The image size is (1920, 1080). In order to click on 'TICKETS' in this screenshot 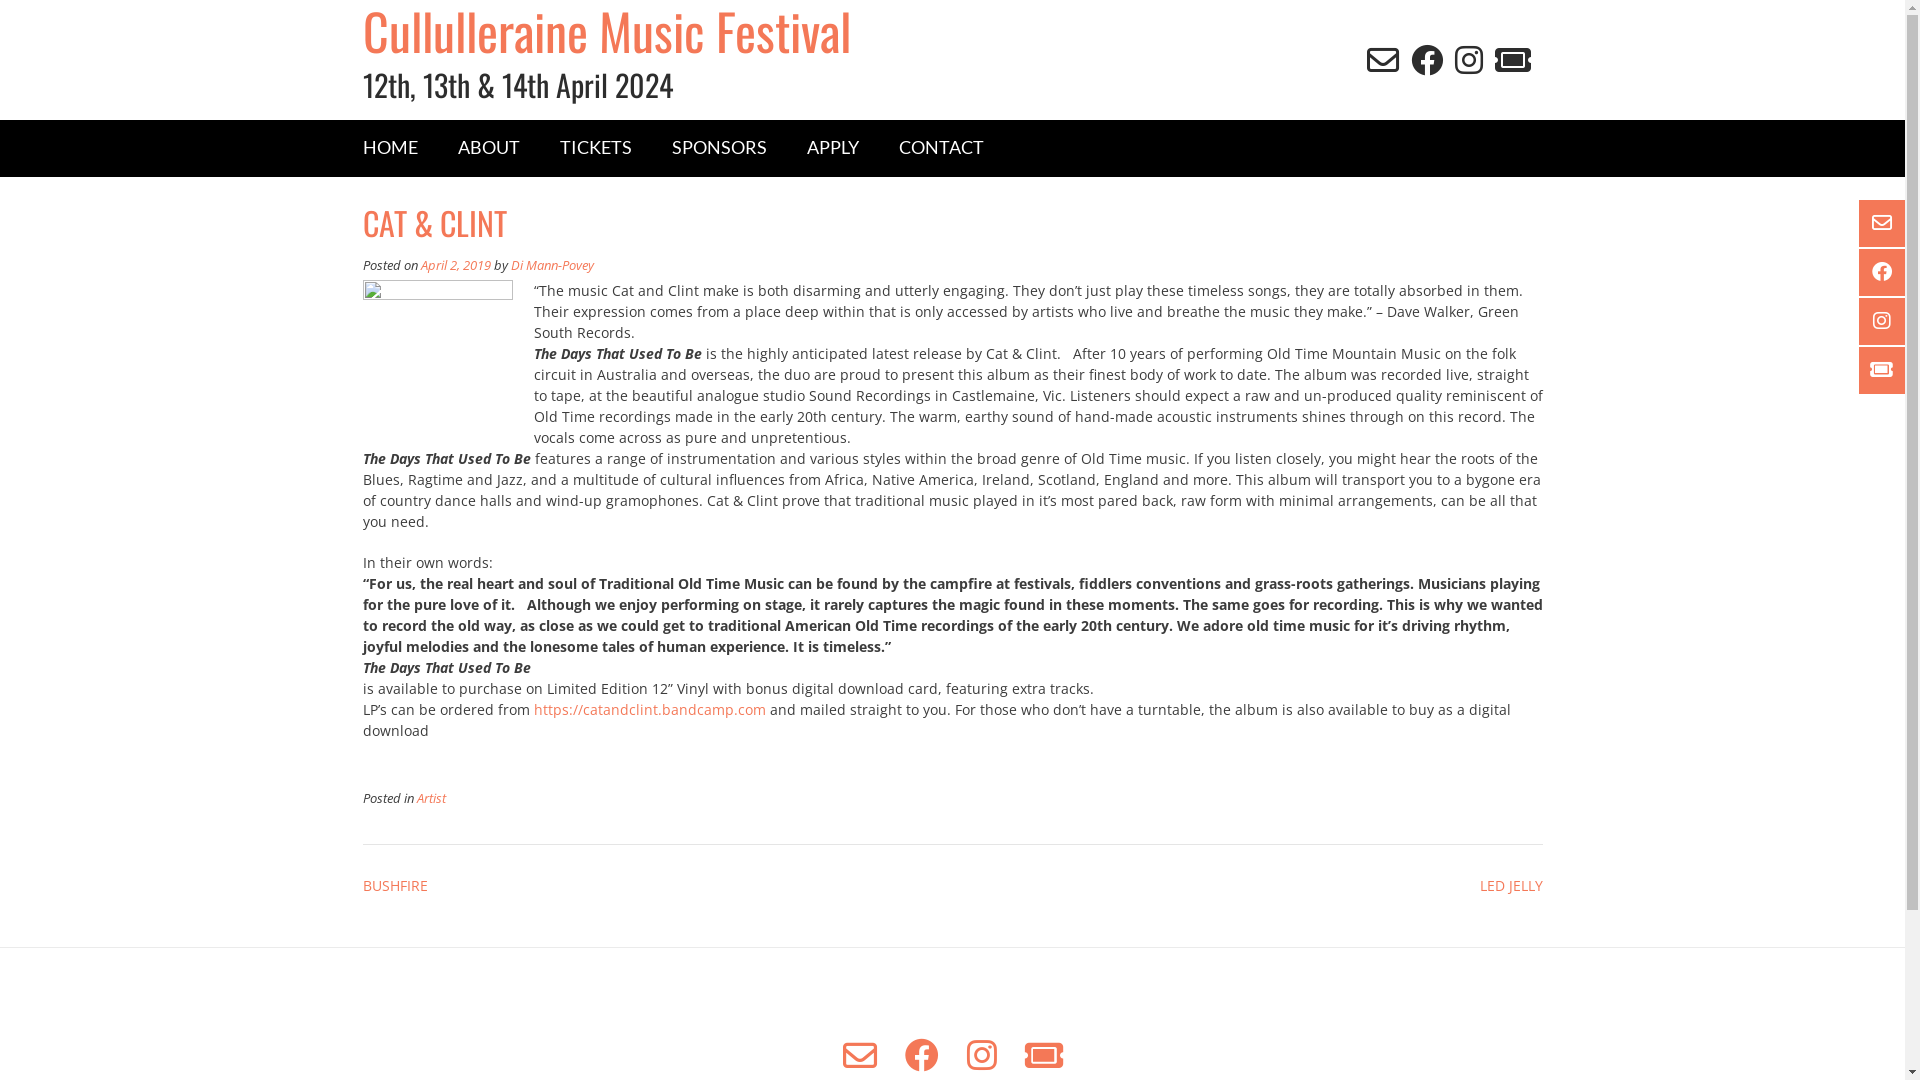, I will do `click(594, 147)`.